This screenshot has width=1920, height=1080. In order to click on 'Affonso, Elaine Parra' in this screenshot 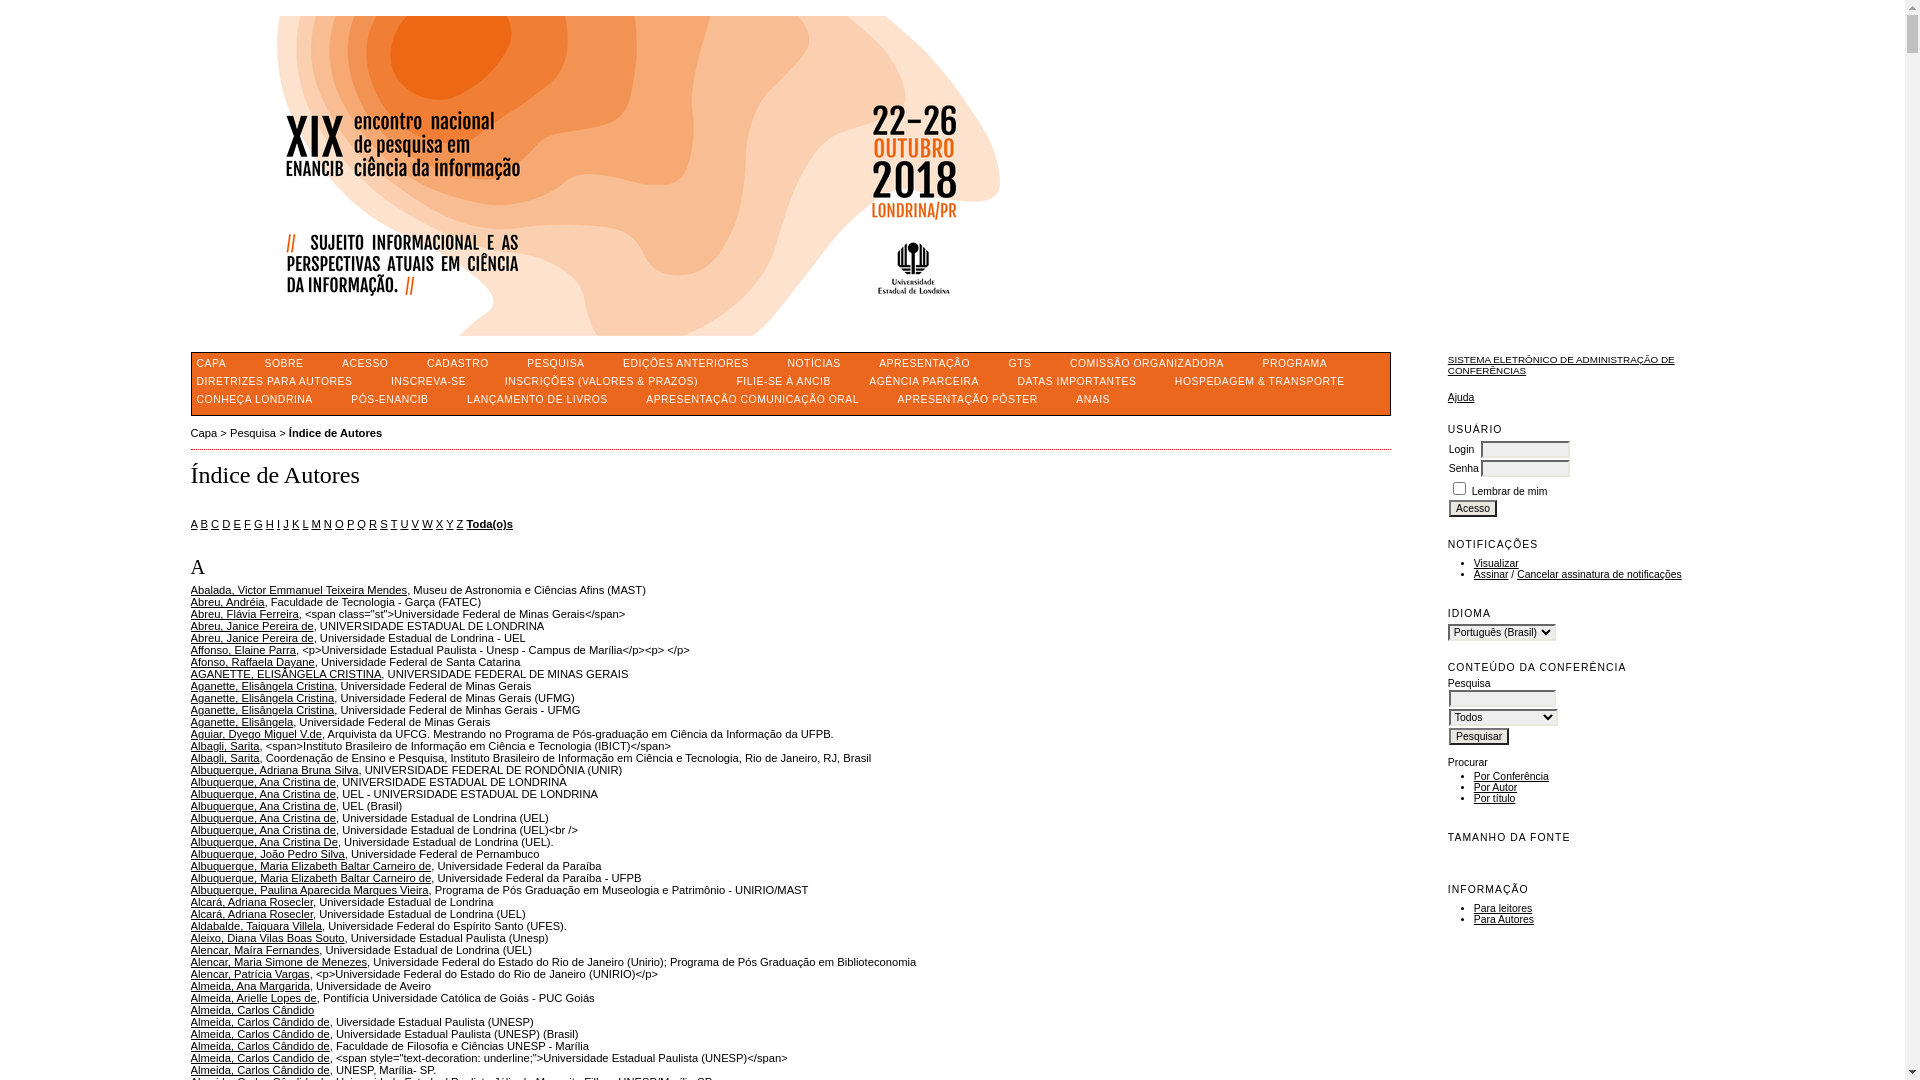, I will do `click(190, 650)`.